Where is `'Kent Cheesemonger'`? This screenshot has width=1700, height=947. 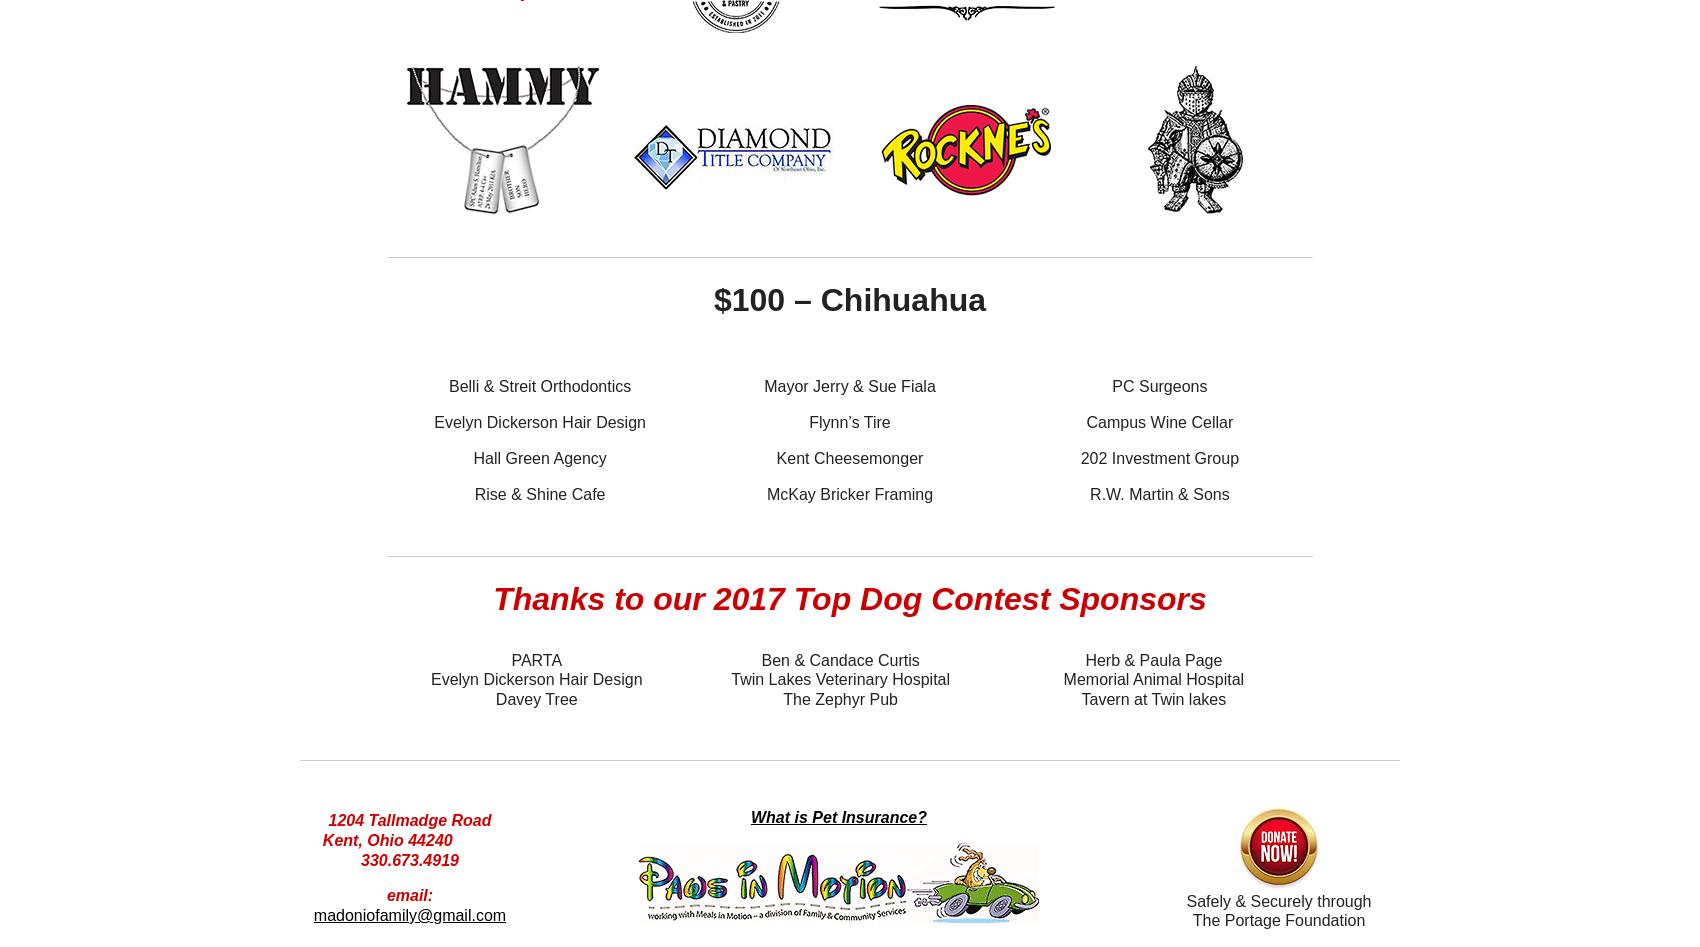
'Kent Cheesemonger' is located at coordinates (848, 457).